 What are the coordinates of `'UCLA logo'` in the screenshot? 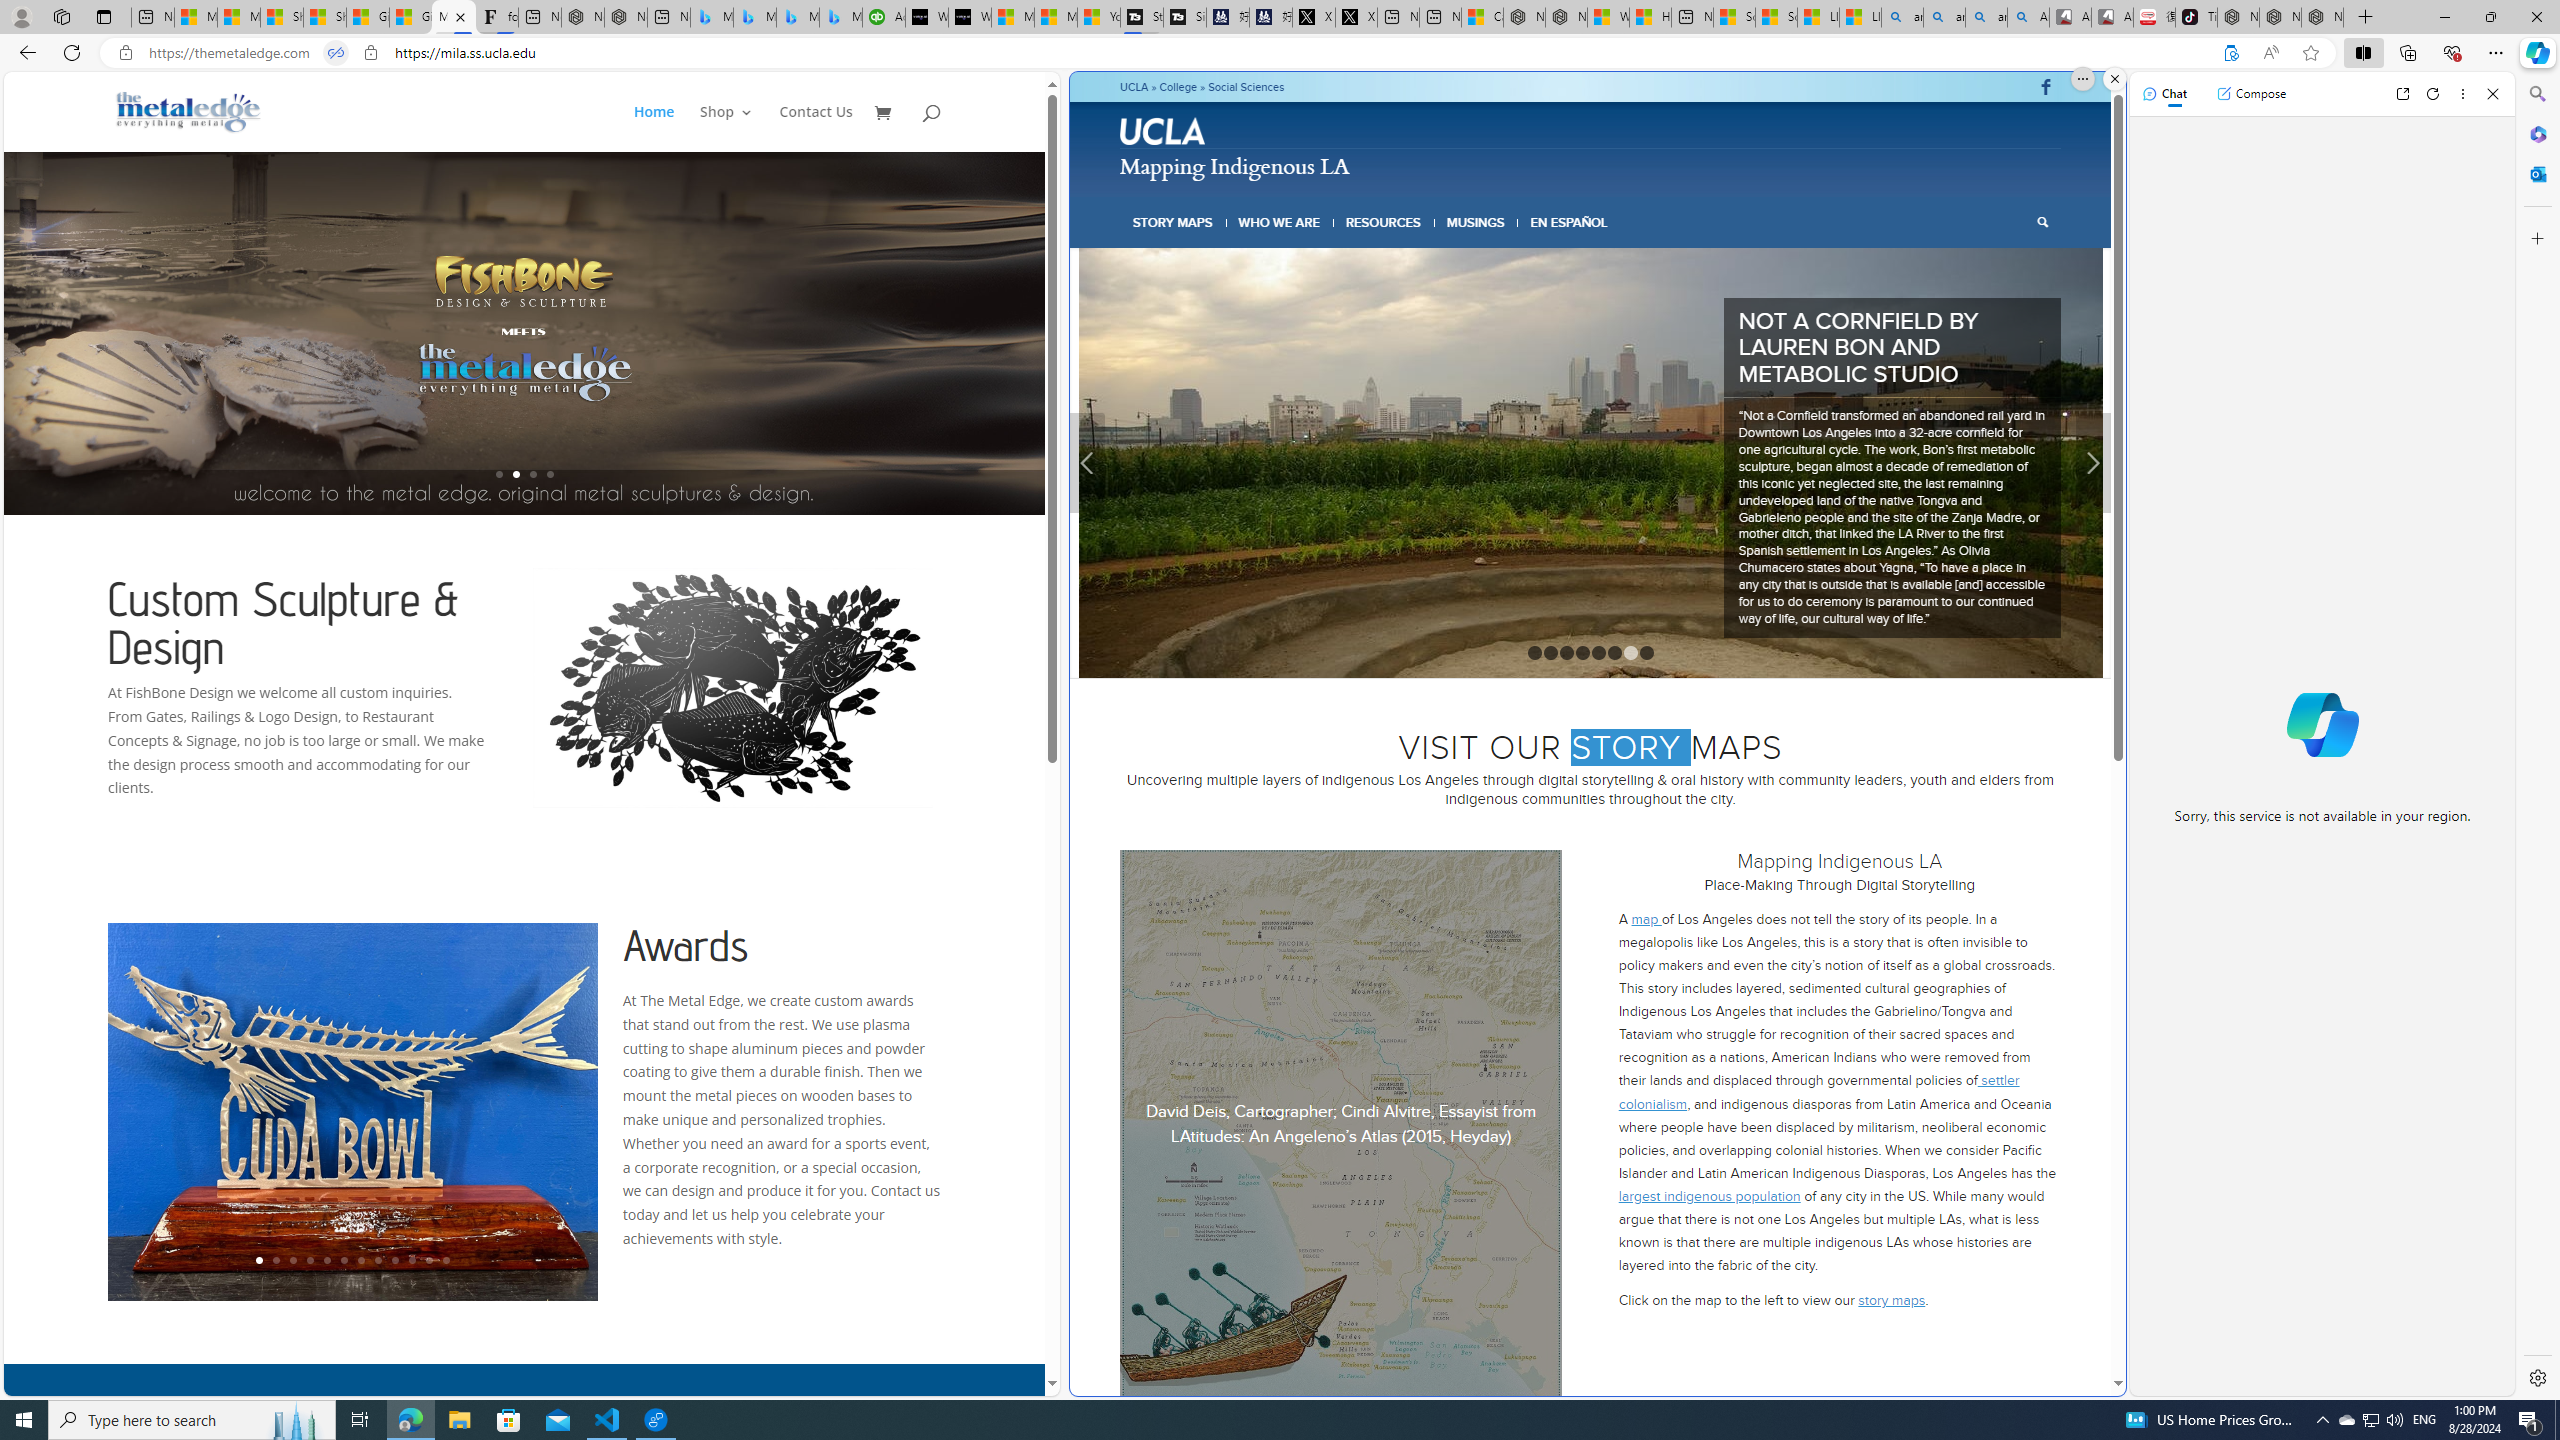 It's located at (1163, 134).